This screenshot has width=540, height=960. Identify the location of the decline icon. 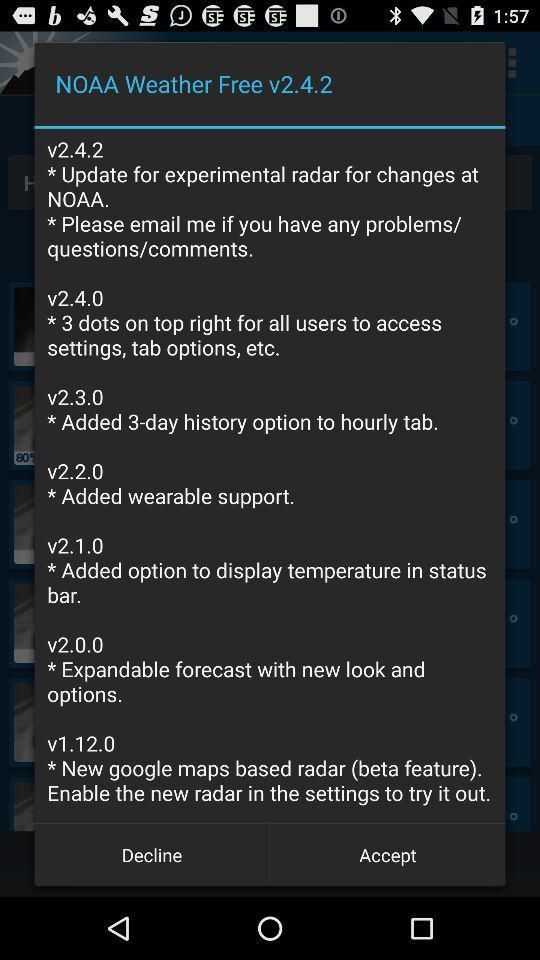
(151, 853).